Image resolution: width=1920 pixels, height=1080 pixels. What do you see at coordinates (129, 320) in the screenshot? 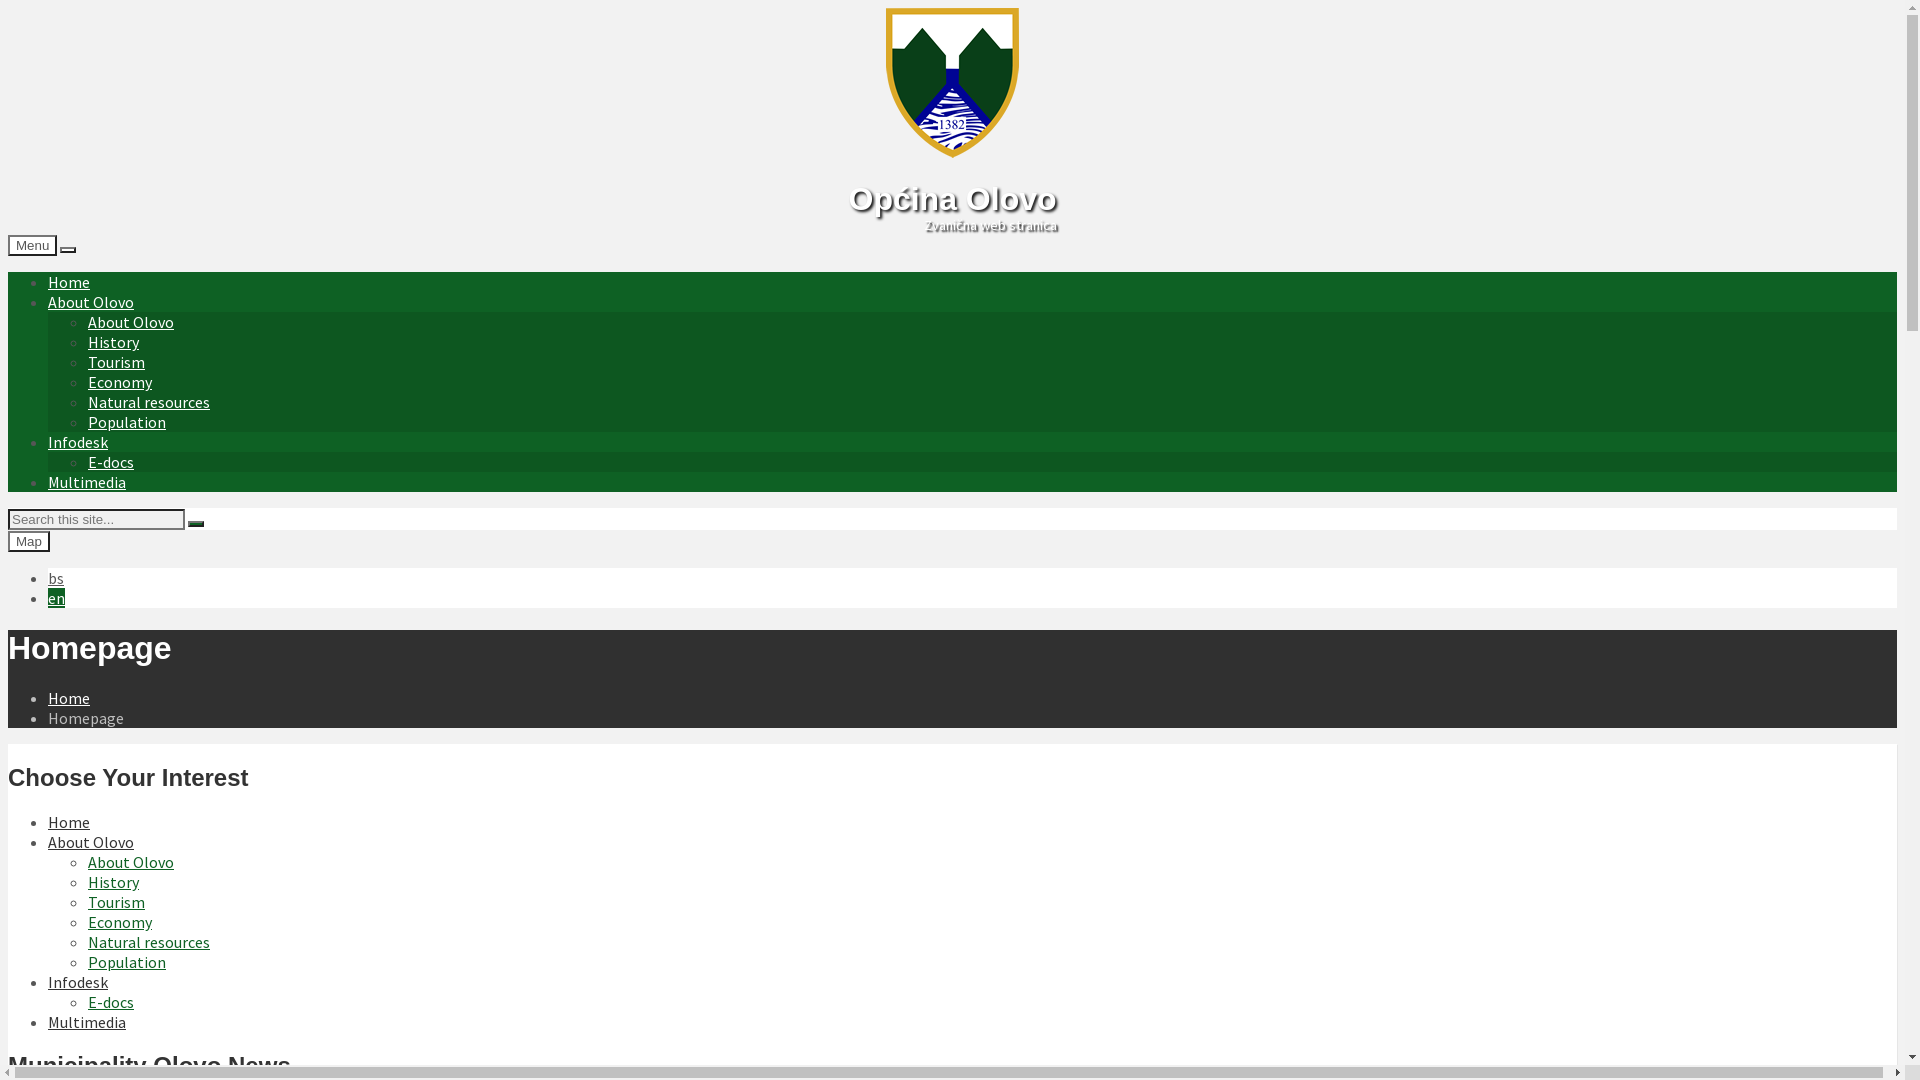
I see `'About Olovo'` at bounding box center [129, 320].